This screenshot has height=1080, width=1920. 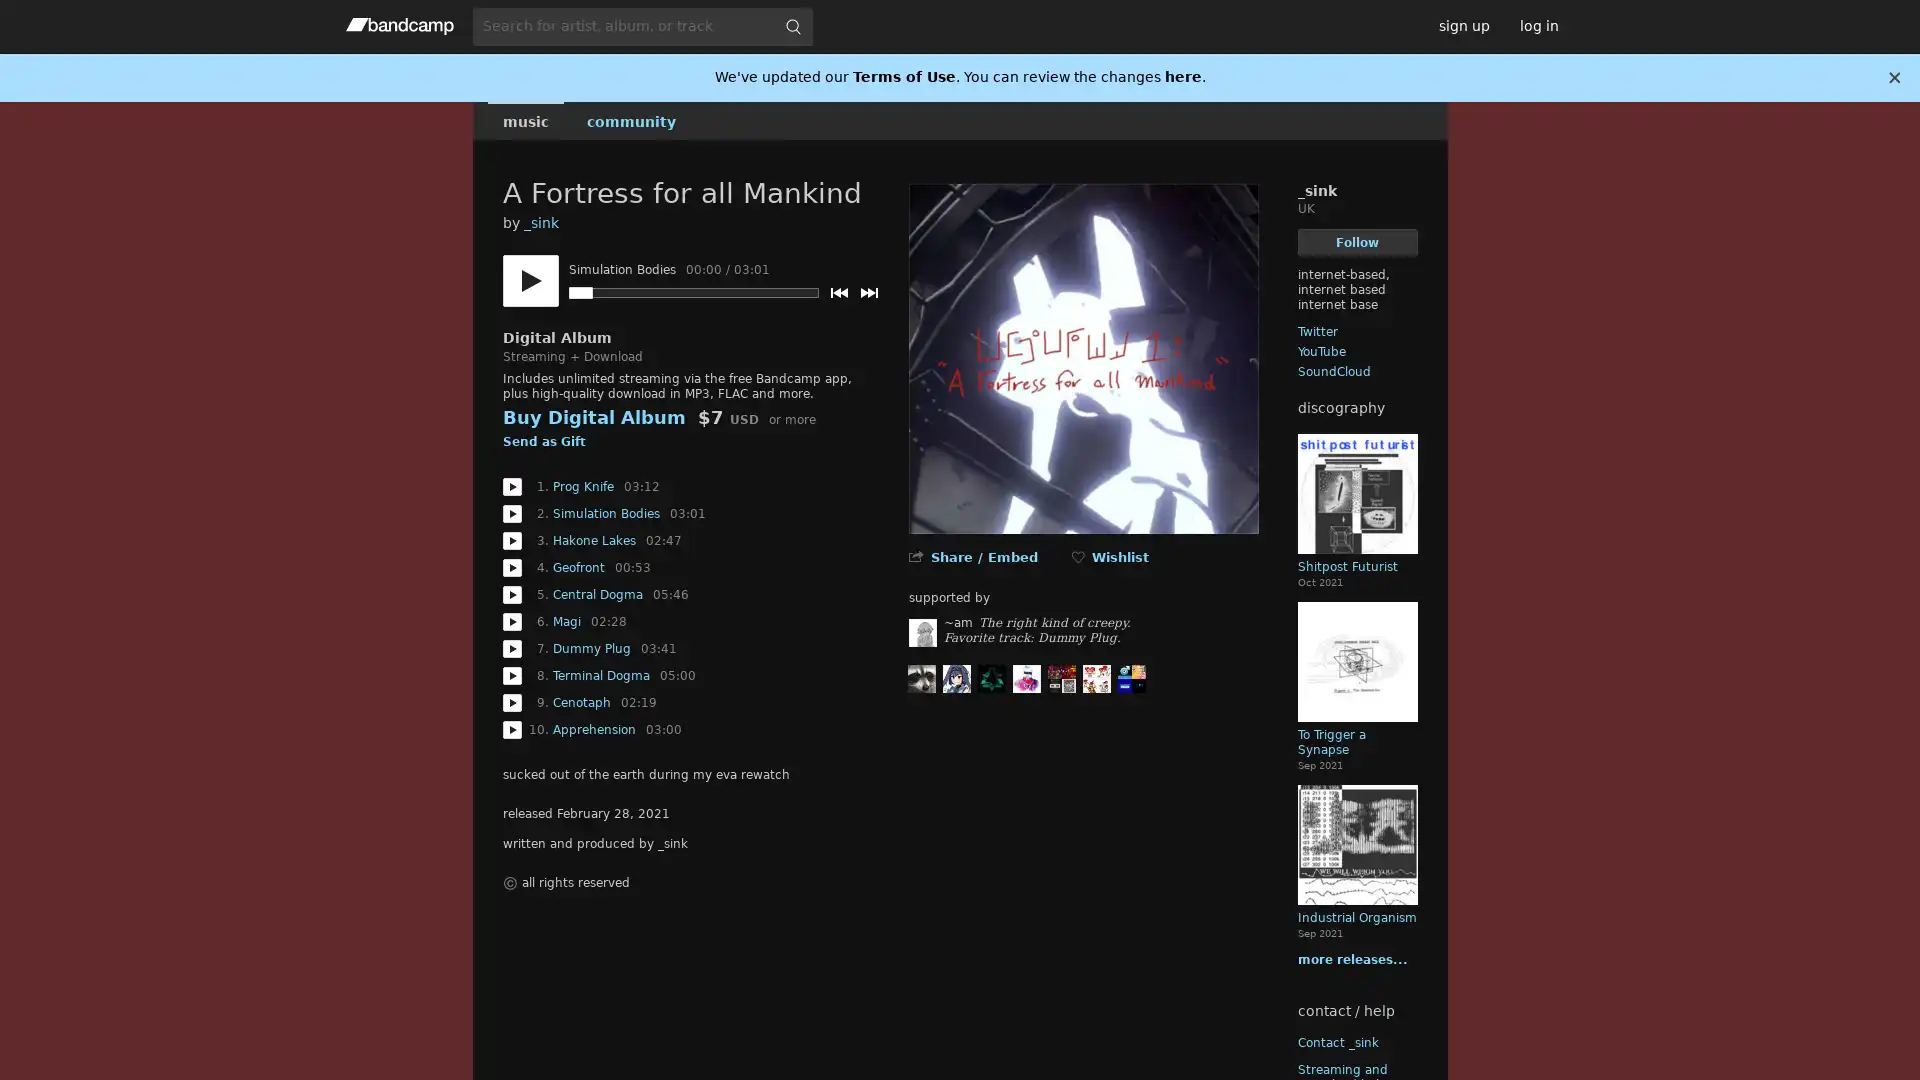 What do you see at coordinates (556, 337) in the screenshot?
I see `Digital Album` at bounding box center [556, 337].